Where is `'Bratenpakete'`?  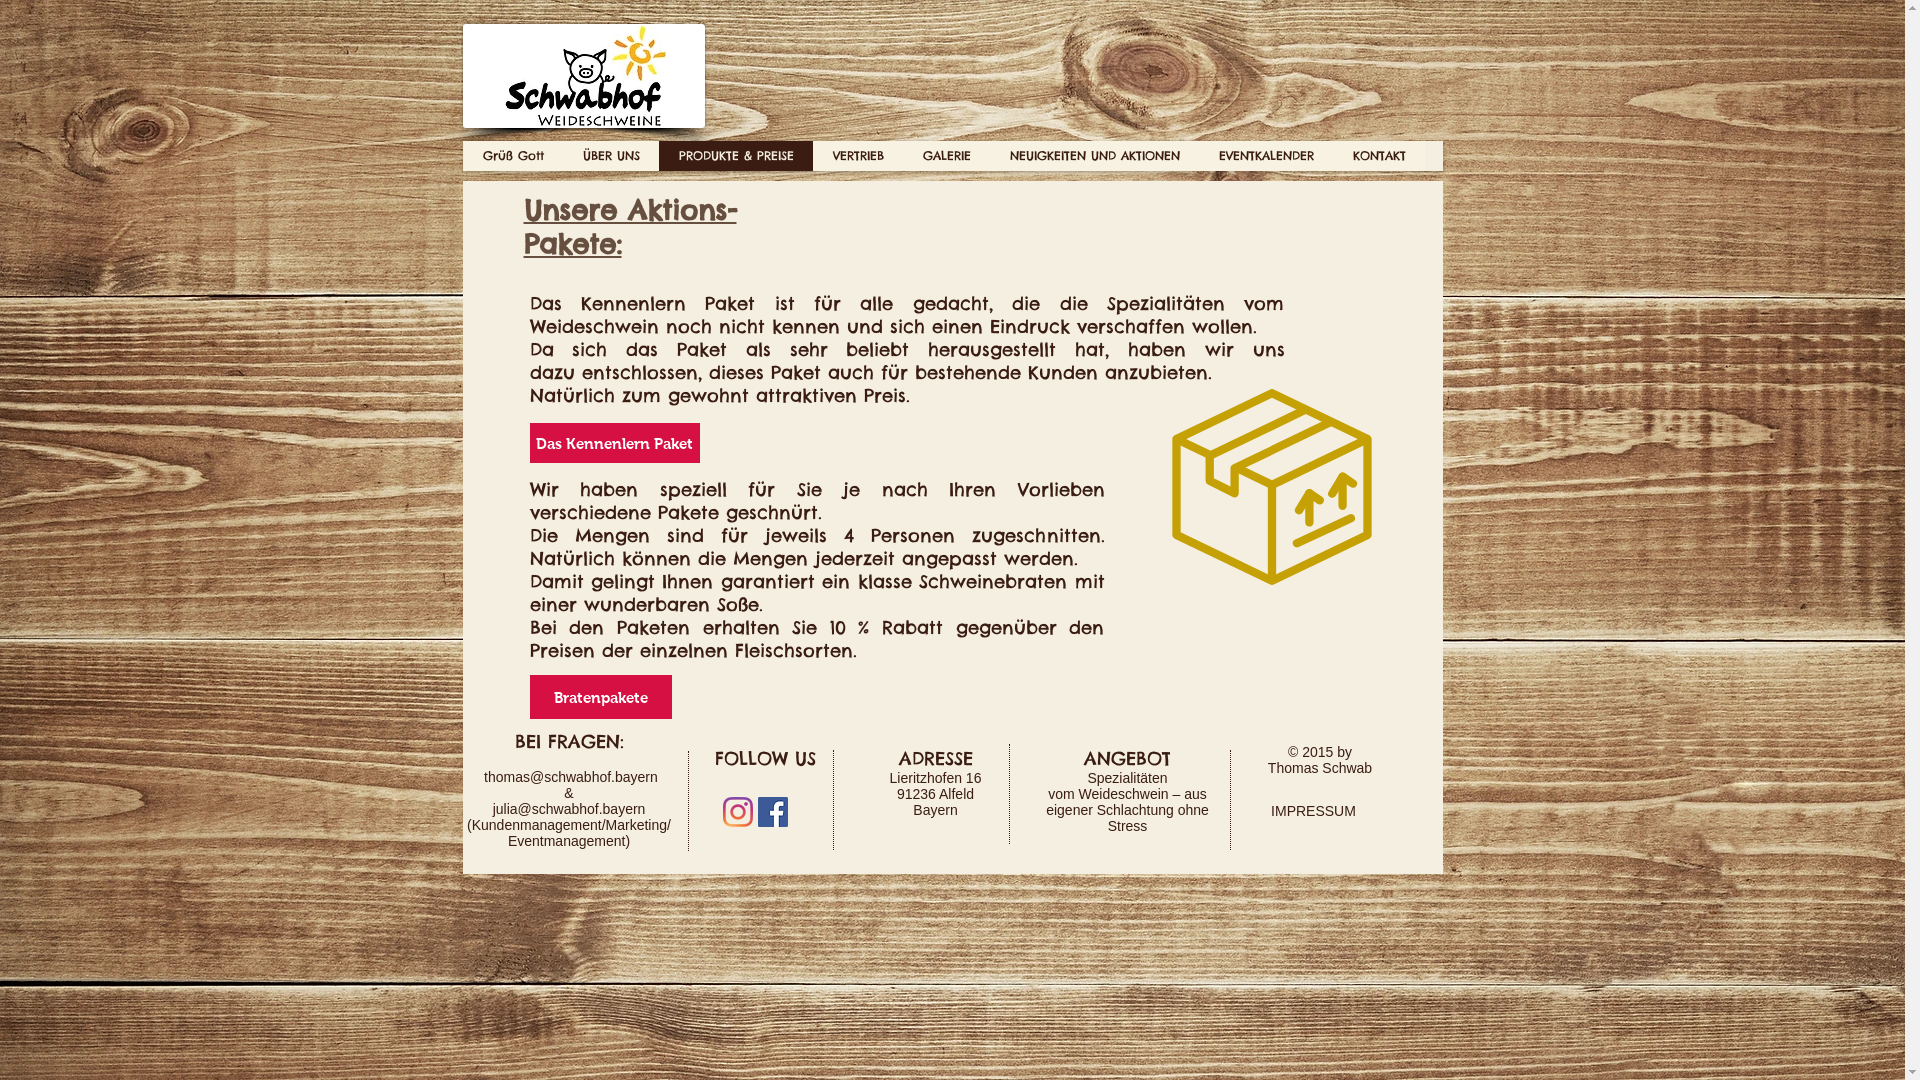 'Bratenpakete' is located at coordinates (599, 696).